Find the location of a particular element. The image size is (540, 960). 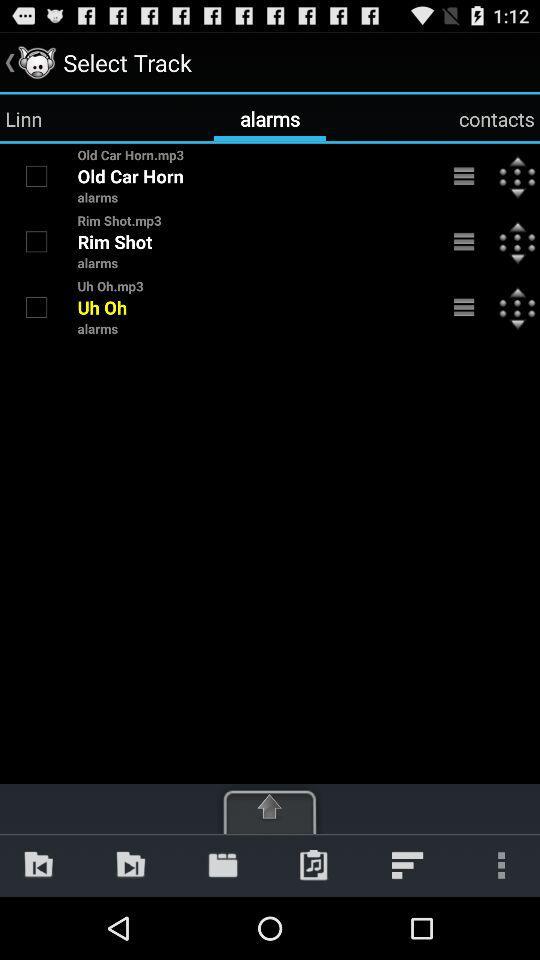

open menu for old car horn is located at coordinates (464, 175).